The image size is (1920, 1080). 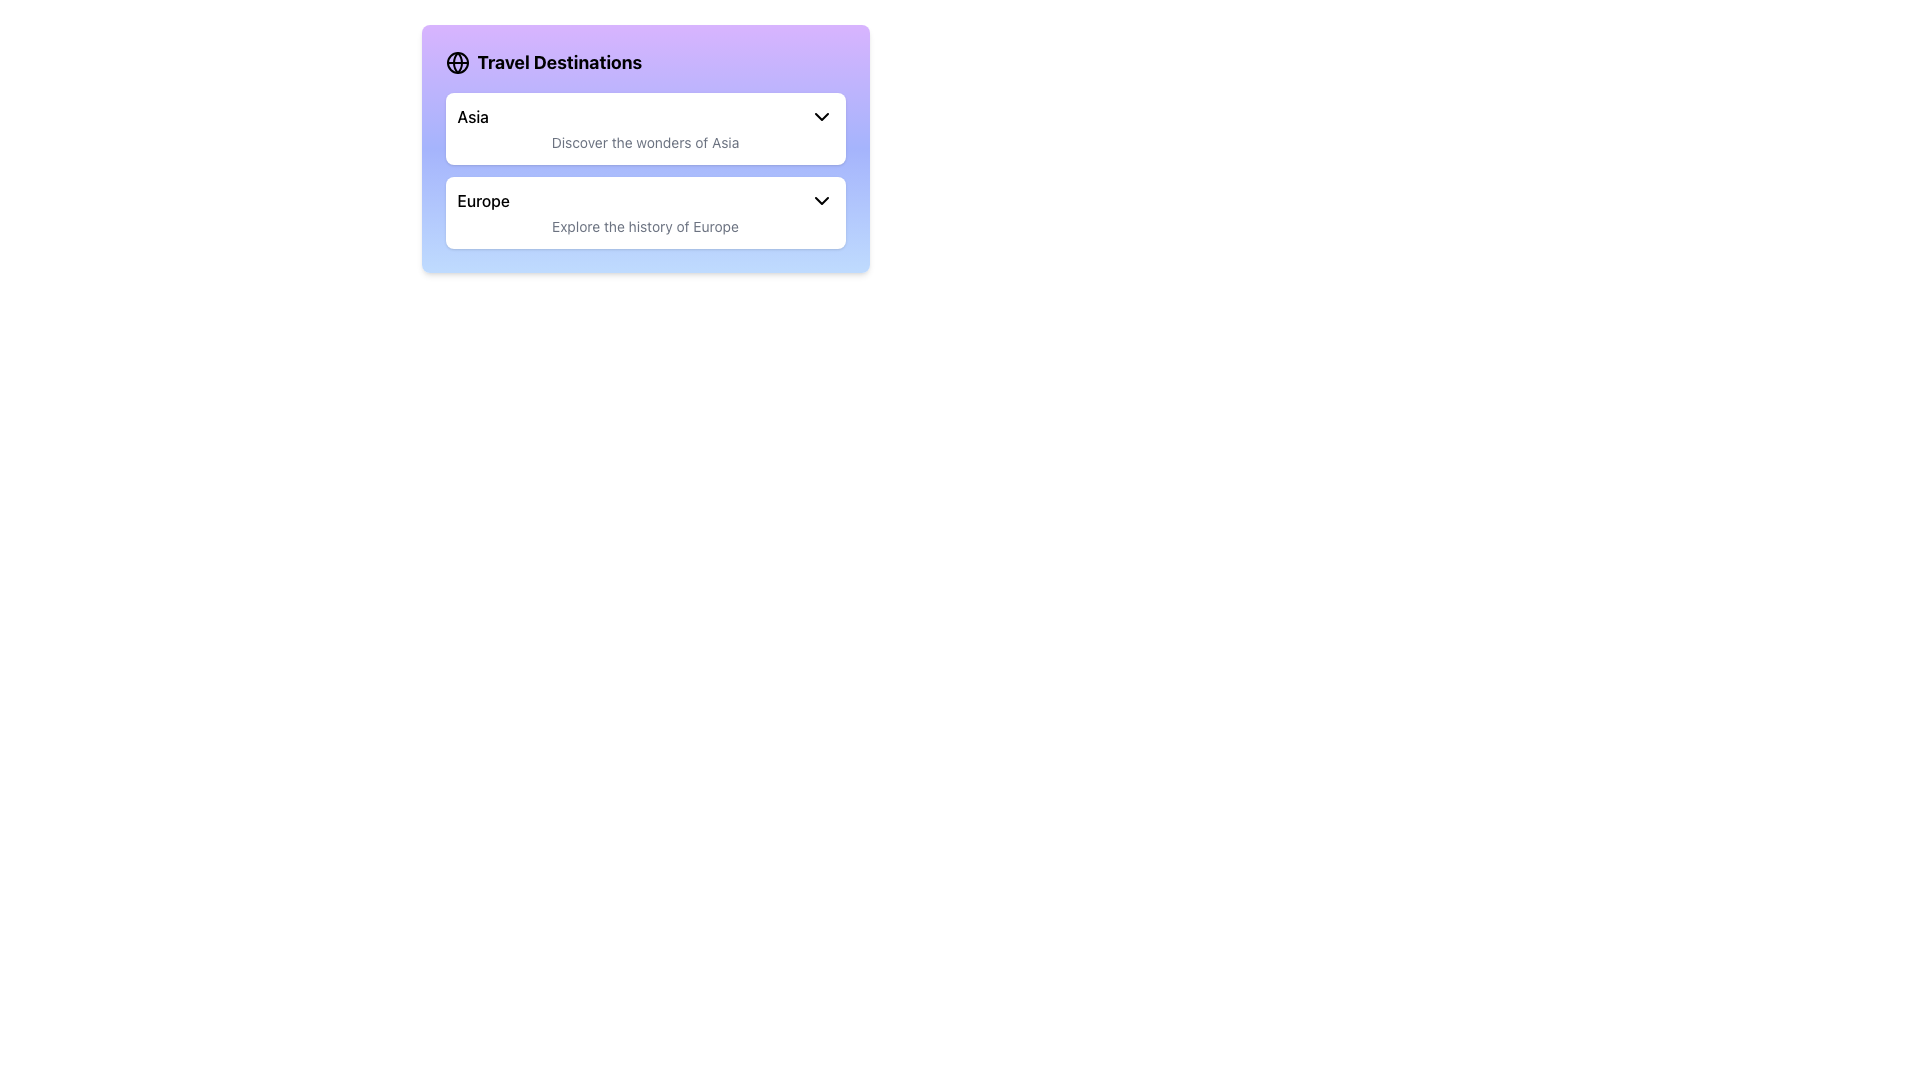 I want to click on the downward chevron arrow icon next to the label 'Asia', so click(x=821, y=116).